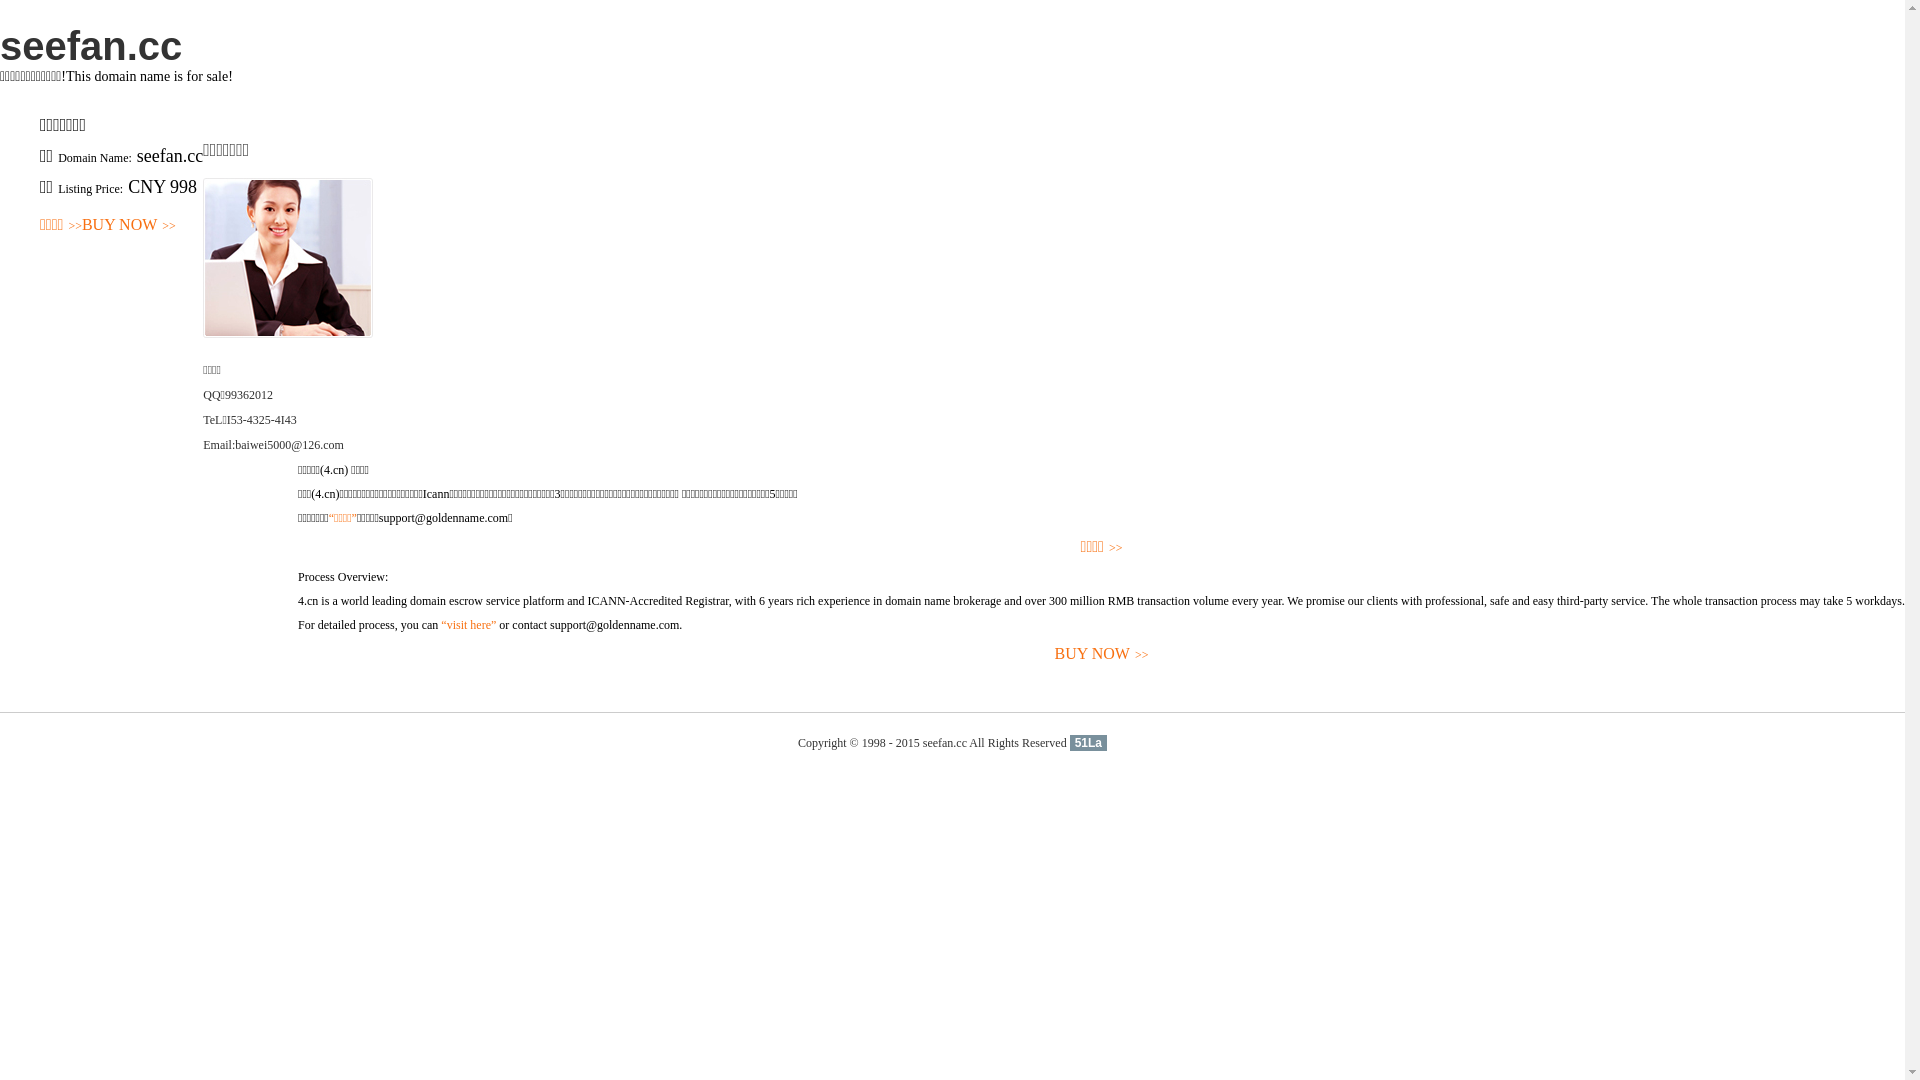 The image size is (1920, 1080). I want to click on '51La', so click(1087, 743).